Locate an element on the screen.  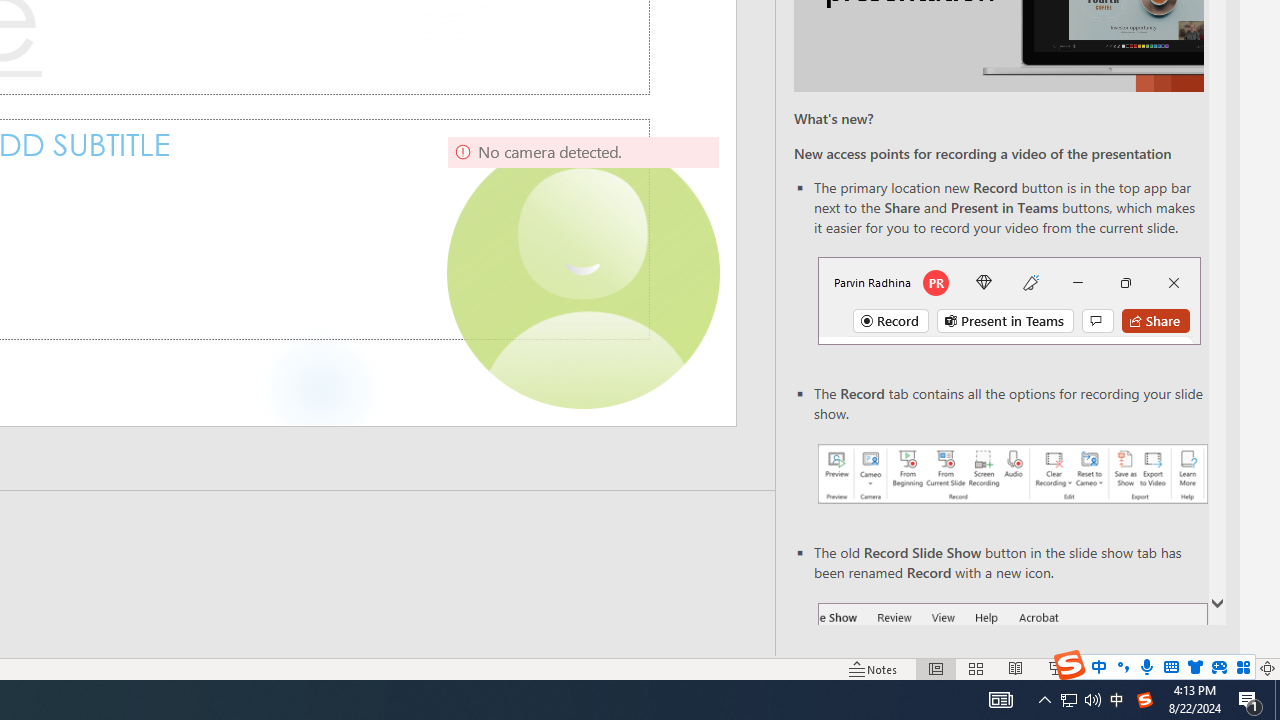
'Slide Sorter' is located at coordinates (976, 669).